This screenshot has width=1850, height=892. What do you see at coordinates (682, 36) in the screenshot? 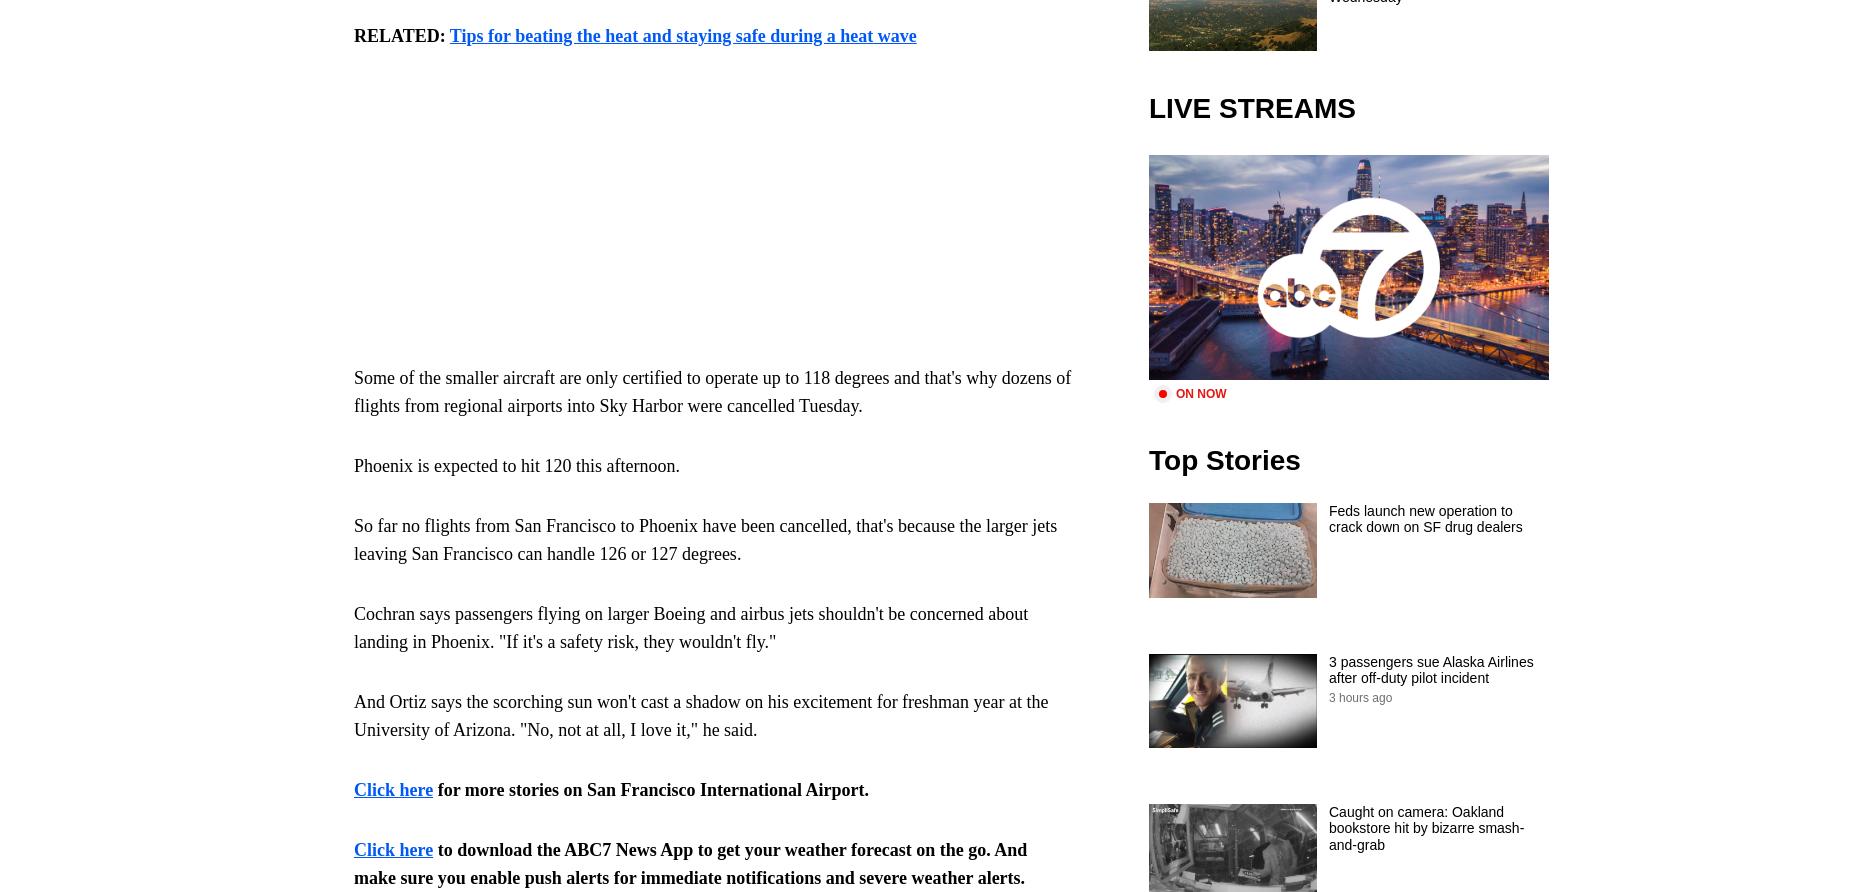
I see `'Tips for beating the heat and staying safe during a heat wave'` at bounding box center [682, 36].